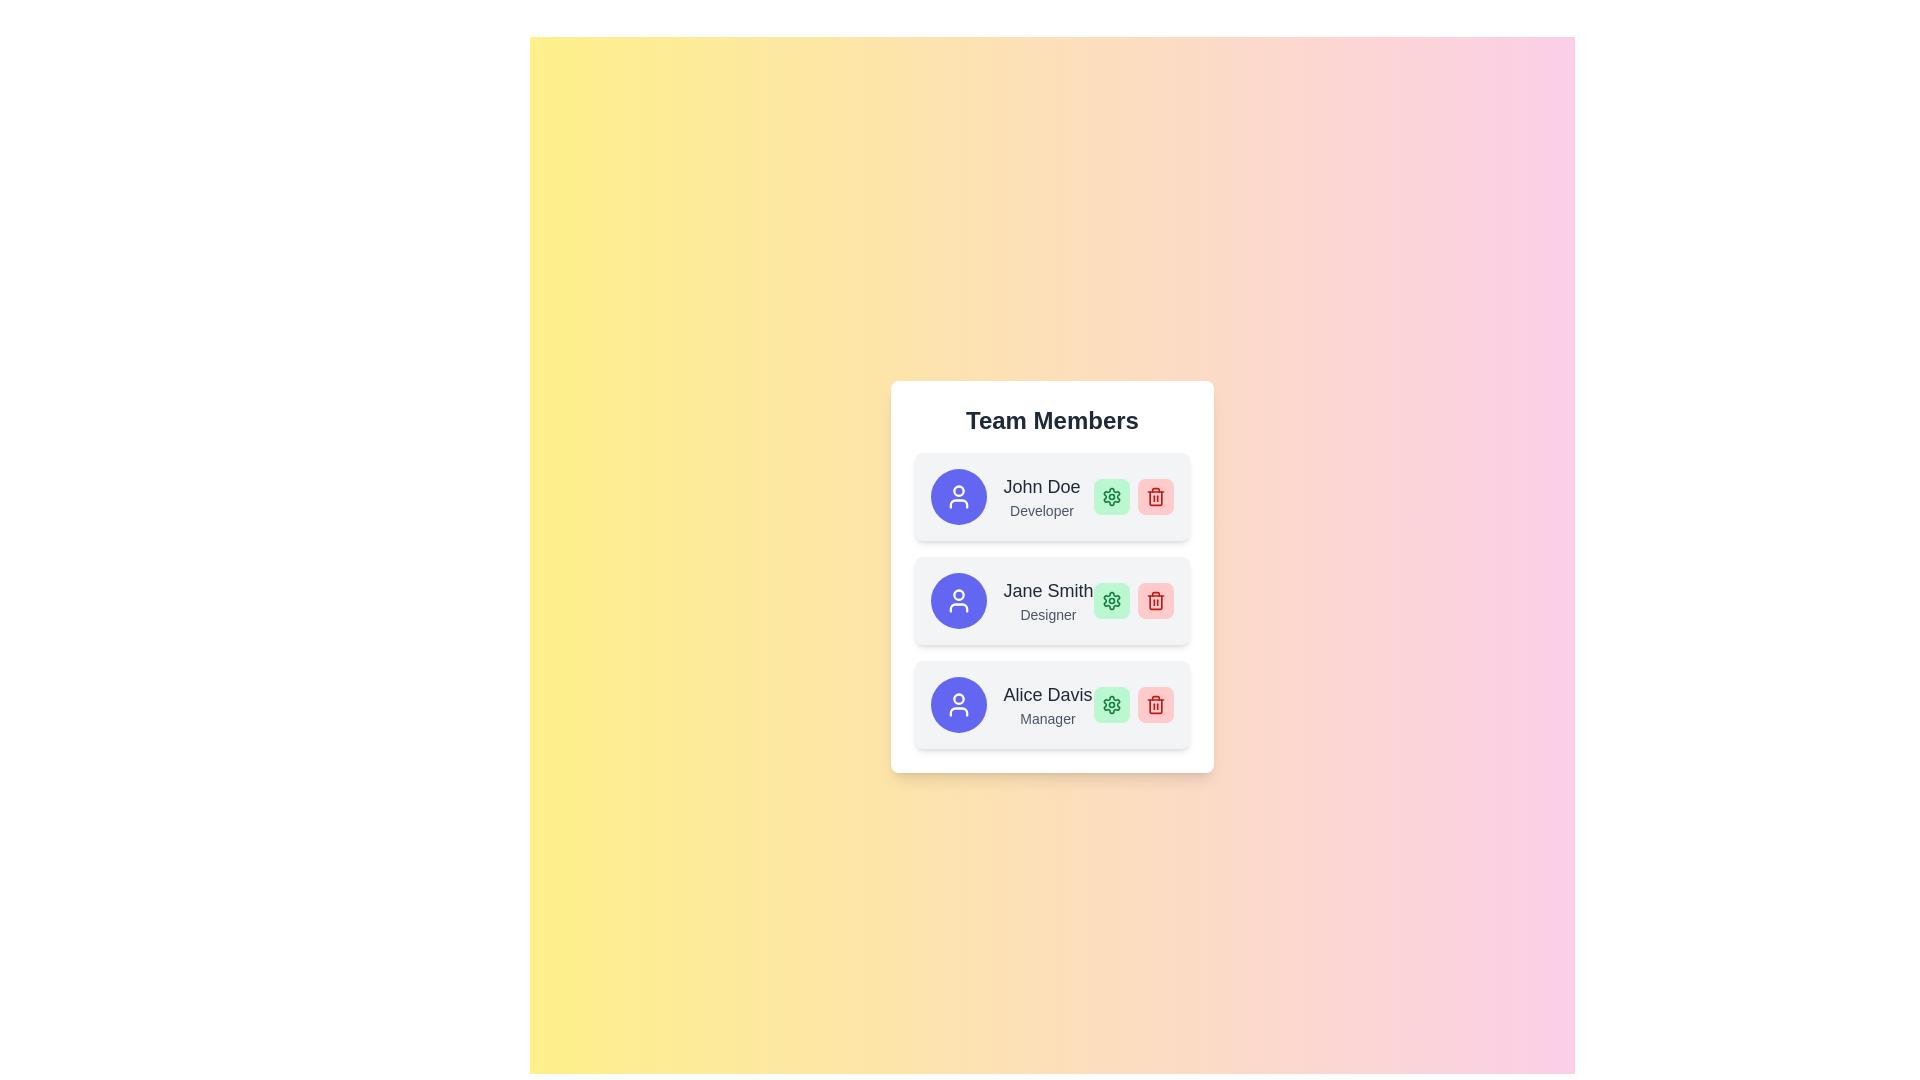  I want to click on the settings icon button located to the right of 'Jane Smith' in the 'Team Members' section, so click(1110, 600).